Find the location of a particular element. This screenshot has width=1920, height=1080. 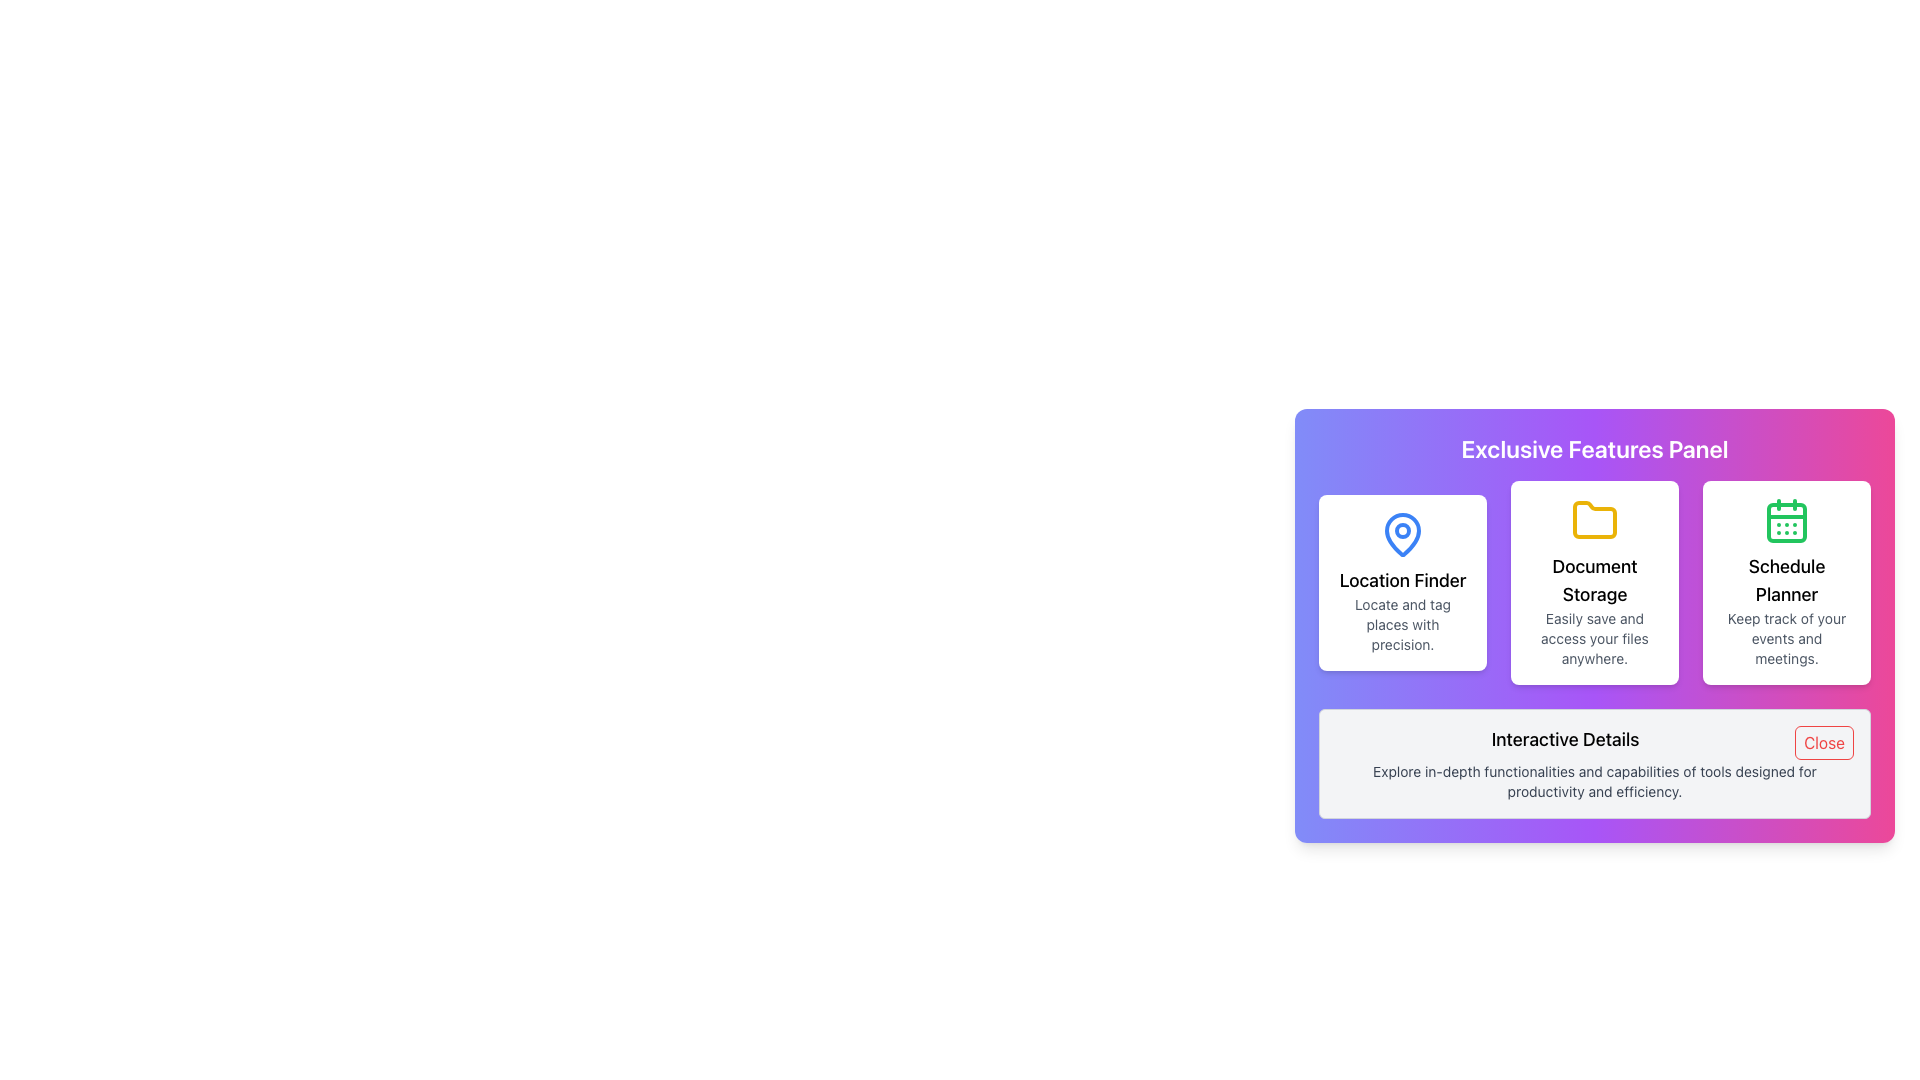

the 'Schedule Planner' text label, which serves as the title of the rightmost card in the 'Exclusive Features Panel' is located at coordinates (1786, 581).